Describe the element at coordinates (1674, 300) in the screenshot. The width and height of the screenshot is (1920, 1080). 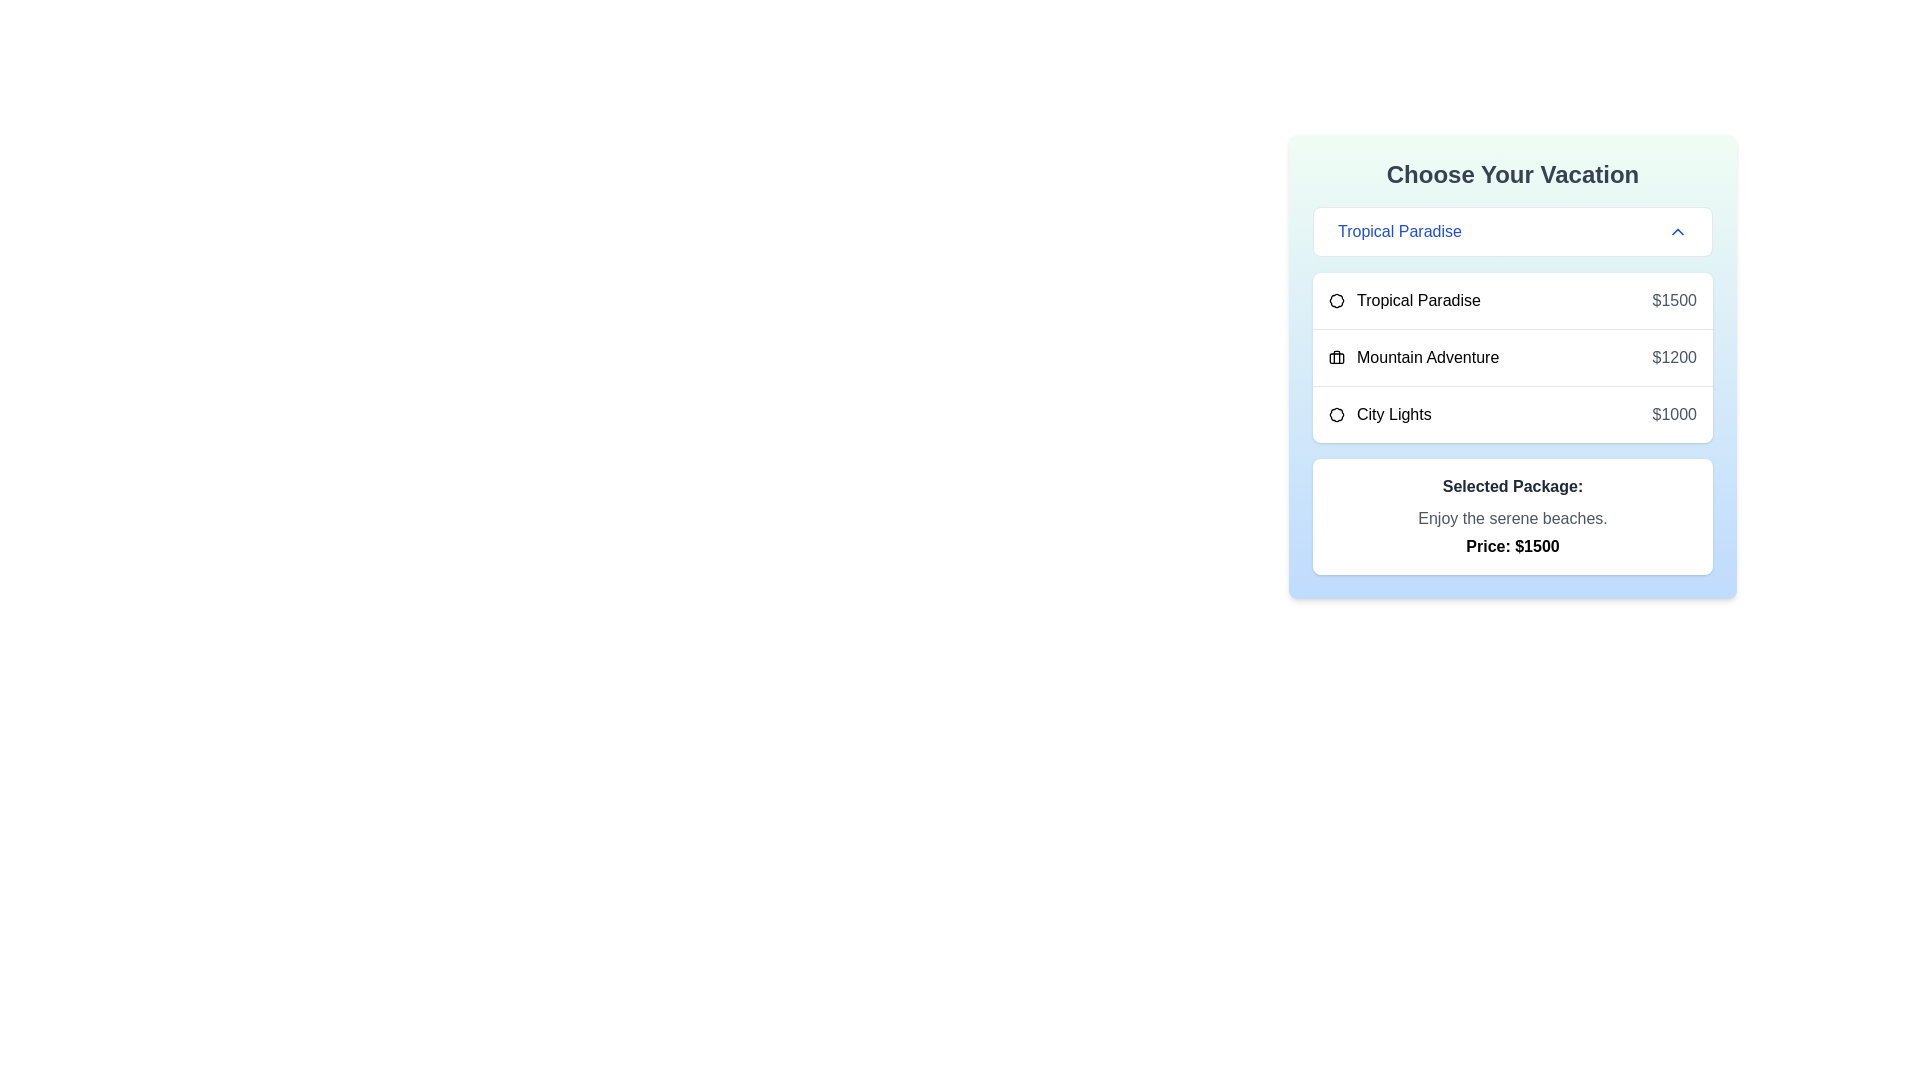
I see `the text label displaying the value '$1500' in gray font, positioned to the right of 'Tropical Paradise' within the first selectable option of the list` at that location.